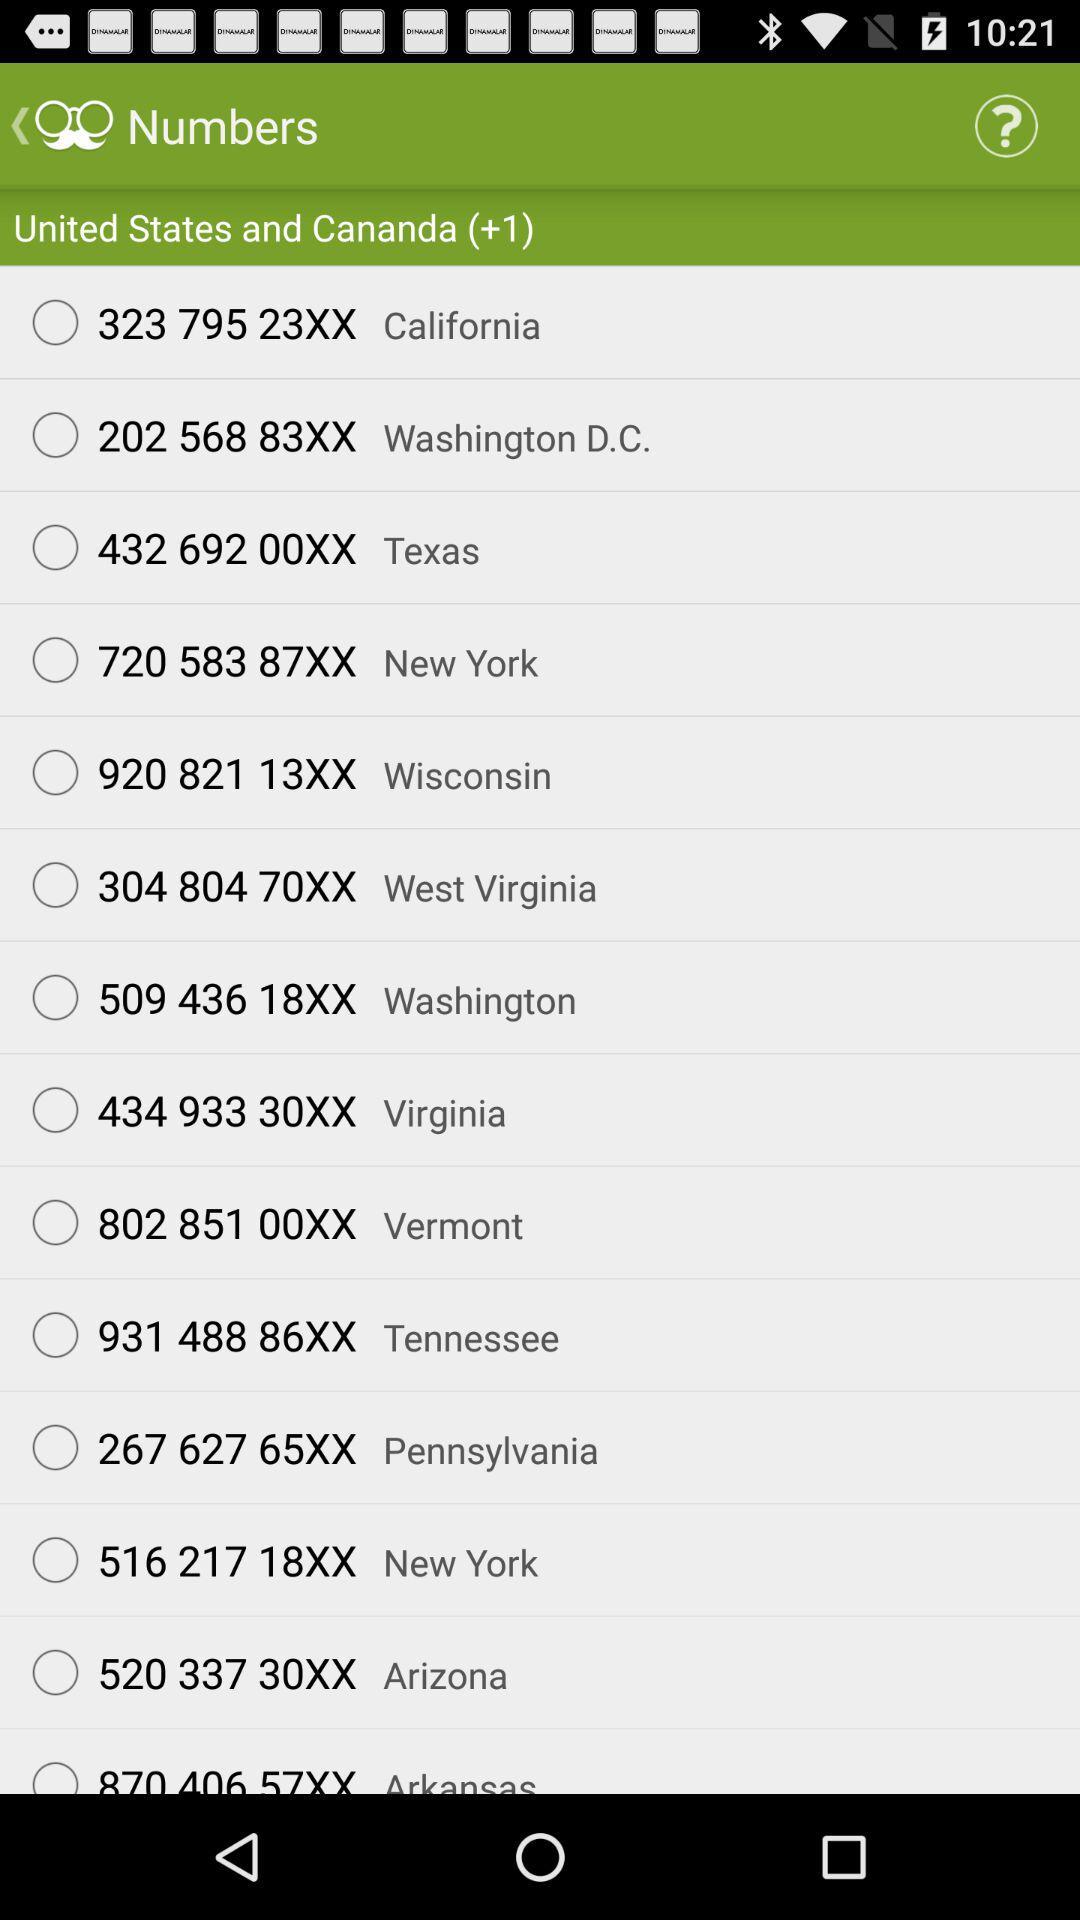  What do you see at coordinates (417, 549) in the screenshot?
I see `the texas icon` at bounding box center [417, 549].